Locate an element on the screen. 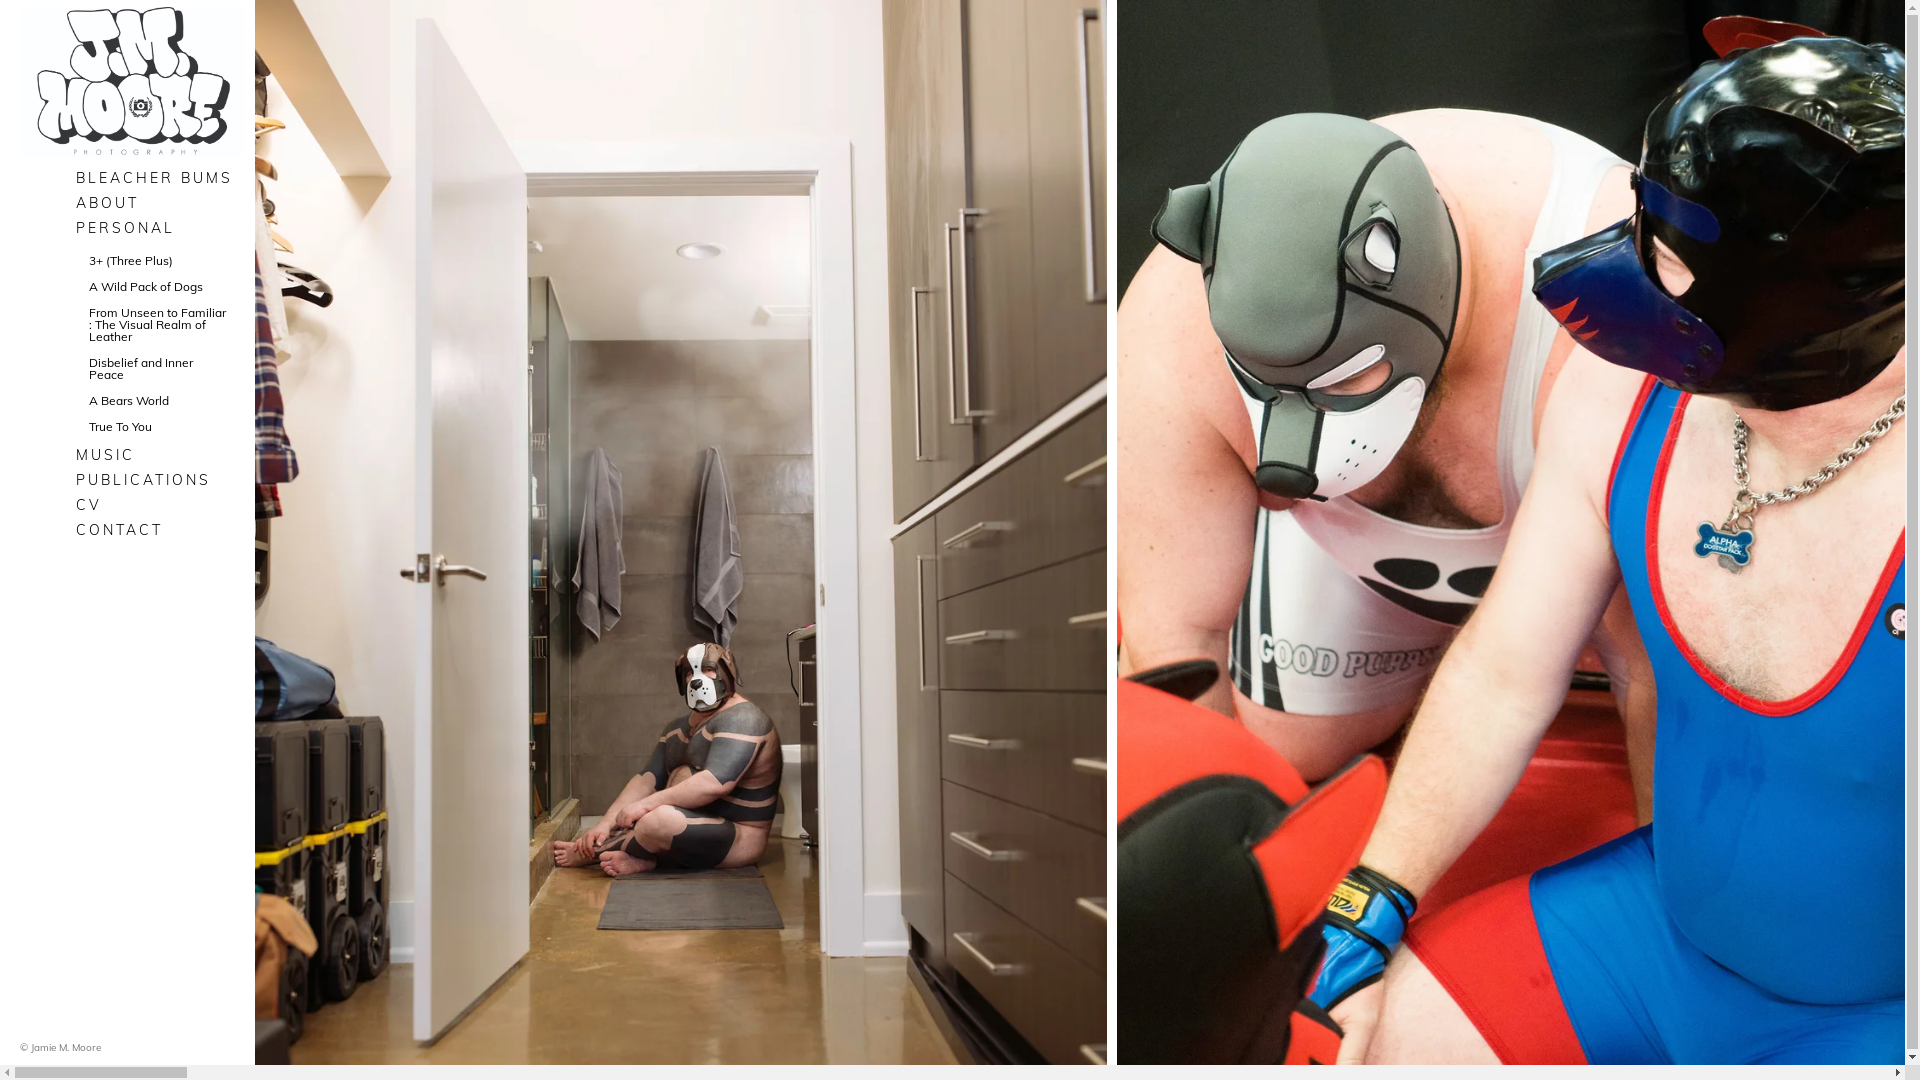 The image size is (1920, 1080). 'ABOUT' is located at coordinates (67, 203).